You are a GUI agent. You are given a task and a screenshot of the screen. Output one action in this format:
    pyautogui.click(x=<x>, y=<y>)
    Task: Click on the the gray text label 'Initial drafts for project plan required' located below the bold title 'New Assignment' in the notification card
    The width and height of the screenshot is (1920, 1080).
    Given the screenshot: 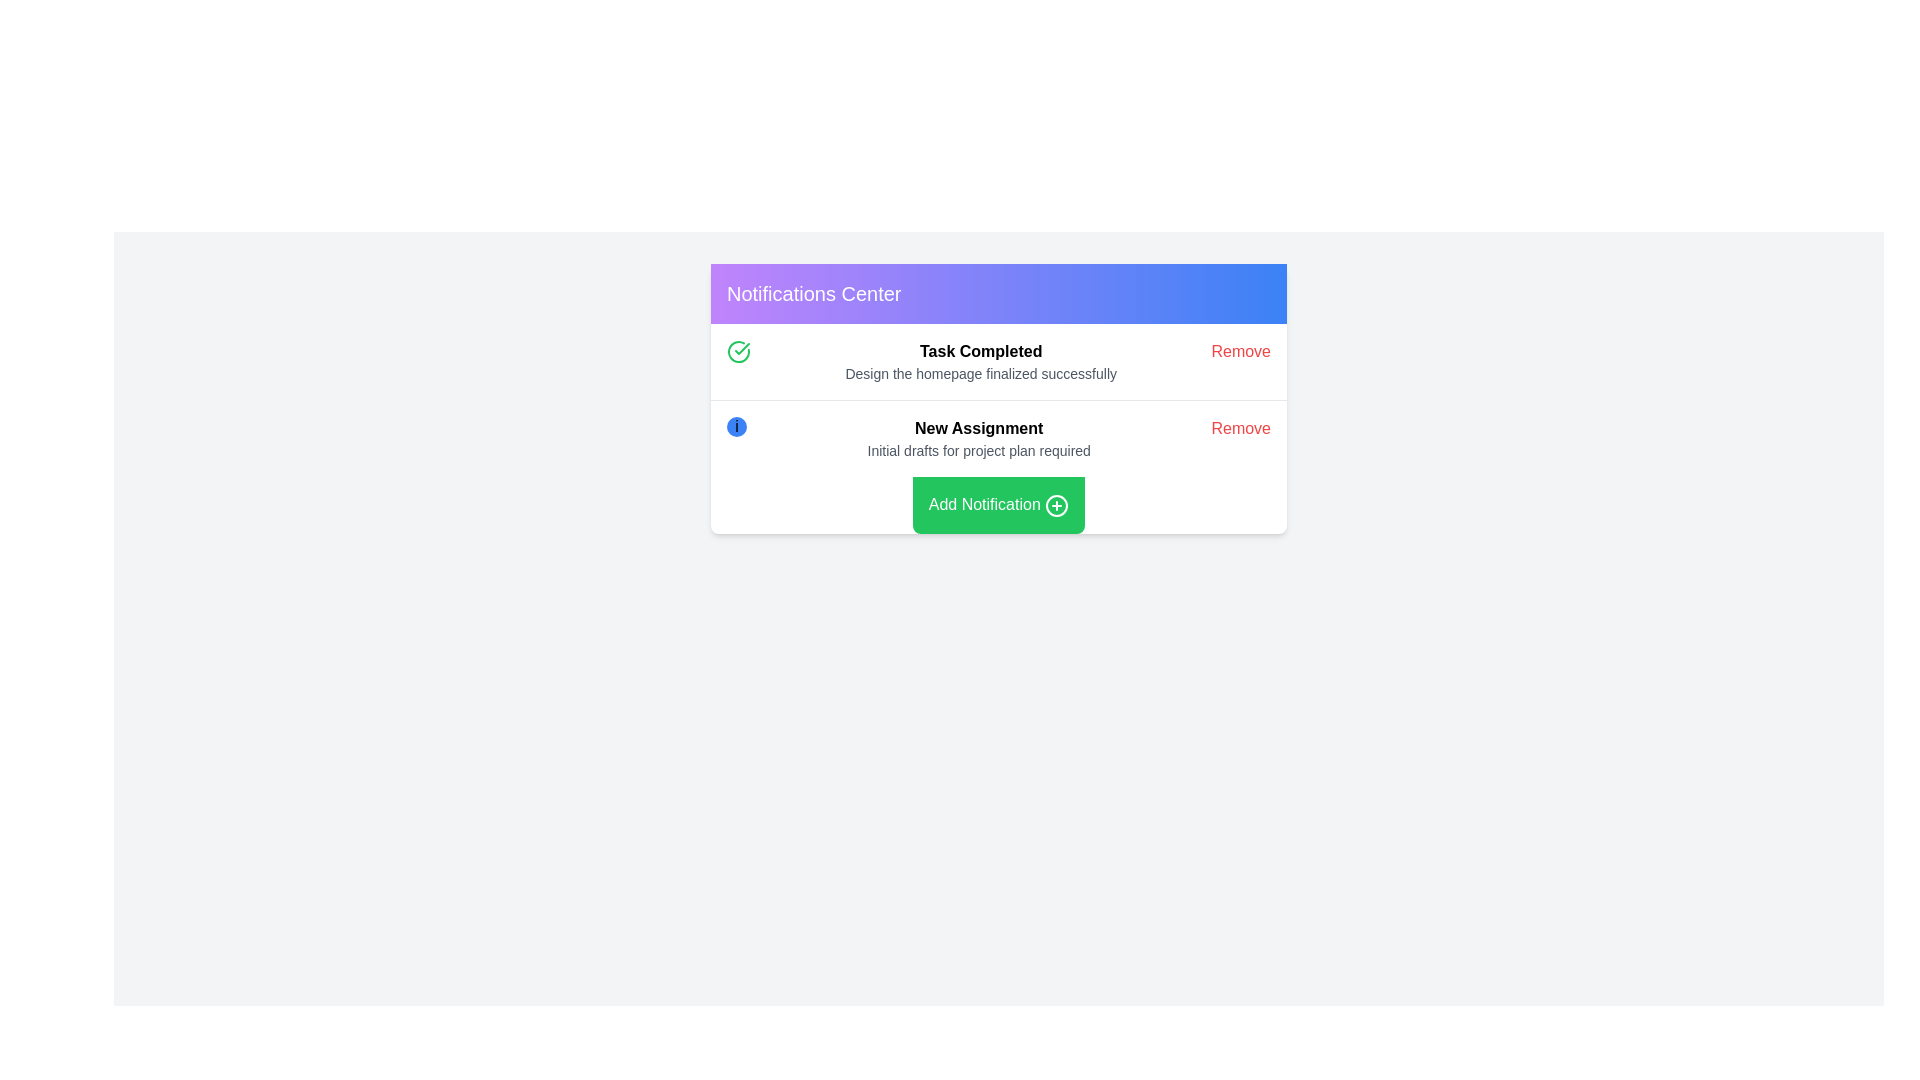 What is the action you would take?
    pyautogui.click(x=979, y=451)
    